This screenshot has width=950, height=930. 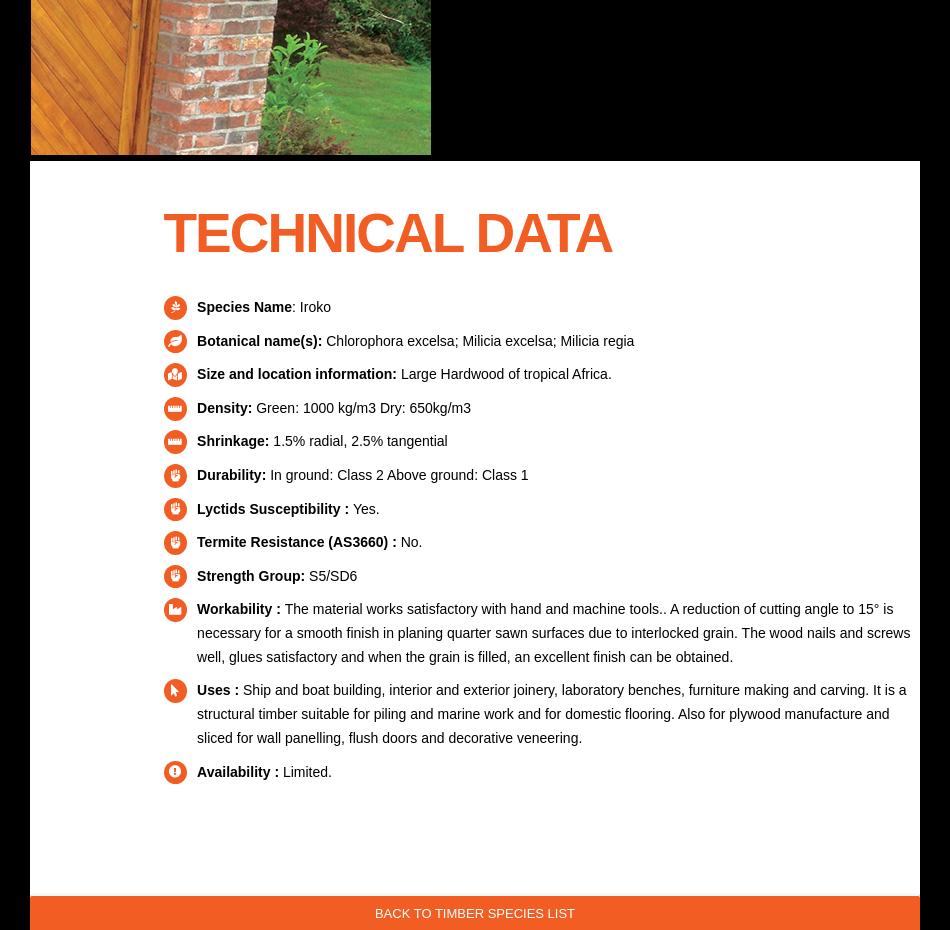 What do you see at coordinates (356, 441) in the screenshot?
I see `'1.5% radial, 2.5% tangential'` at bounding box center [356, 441].